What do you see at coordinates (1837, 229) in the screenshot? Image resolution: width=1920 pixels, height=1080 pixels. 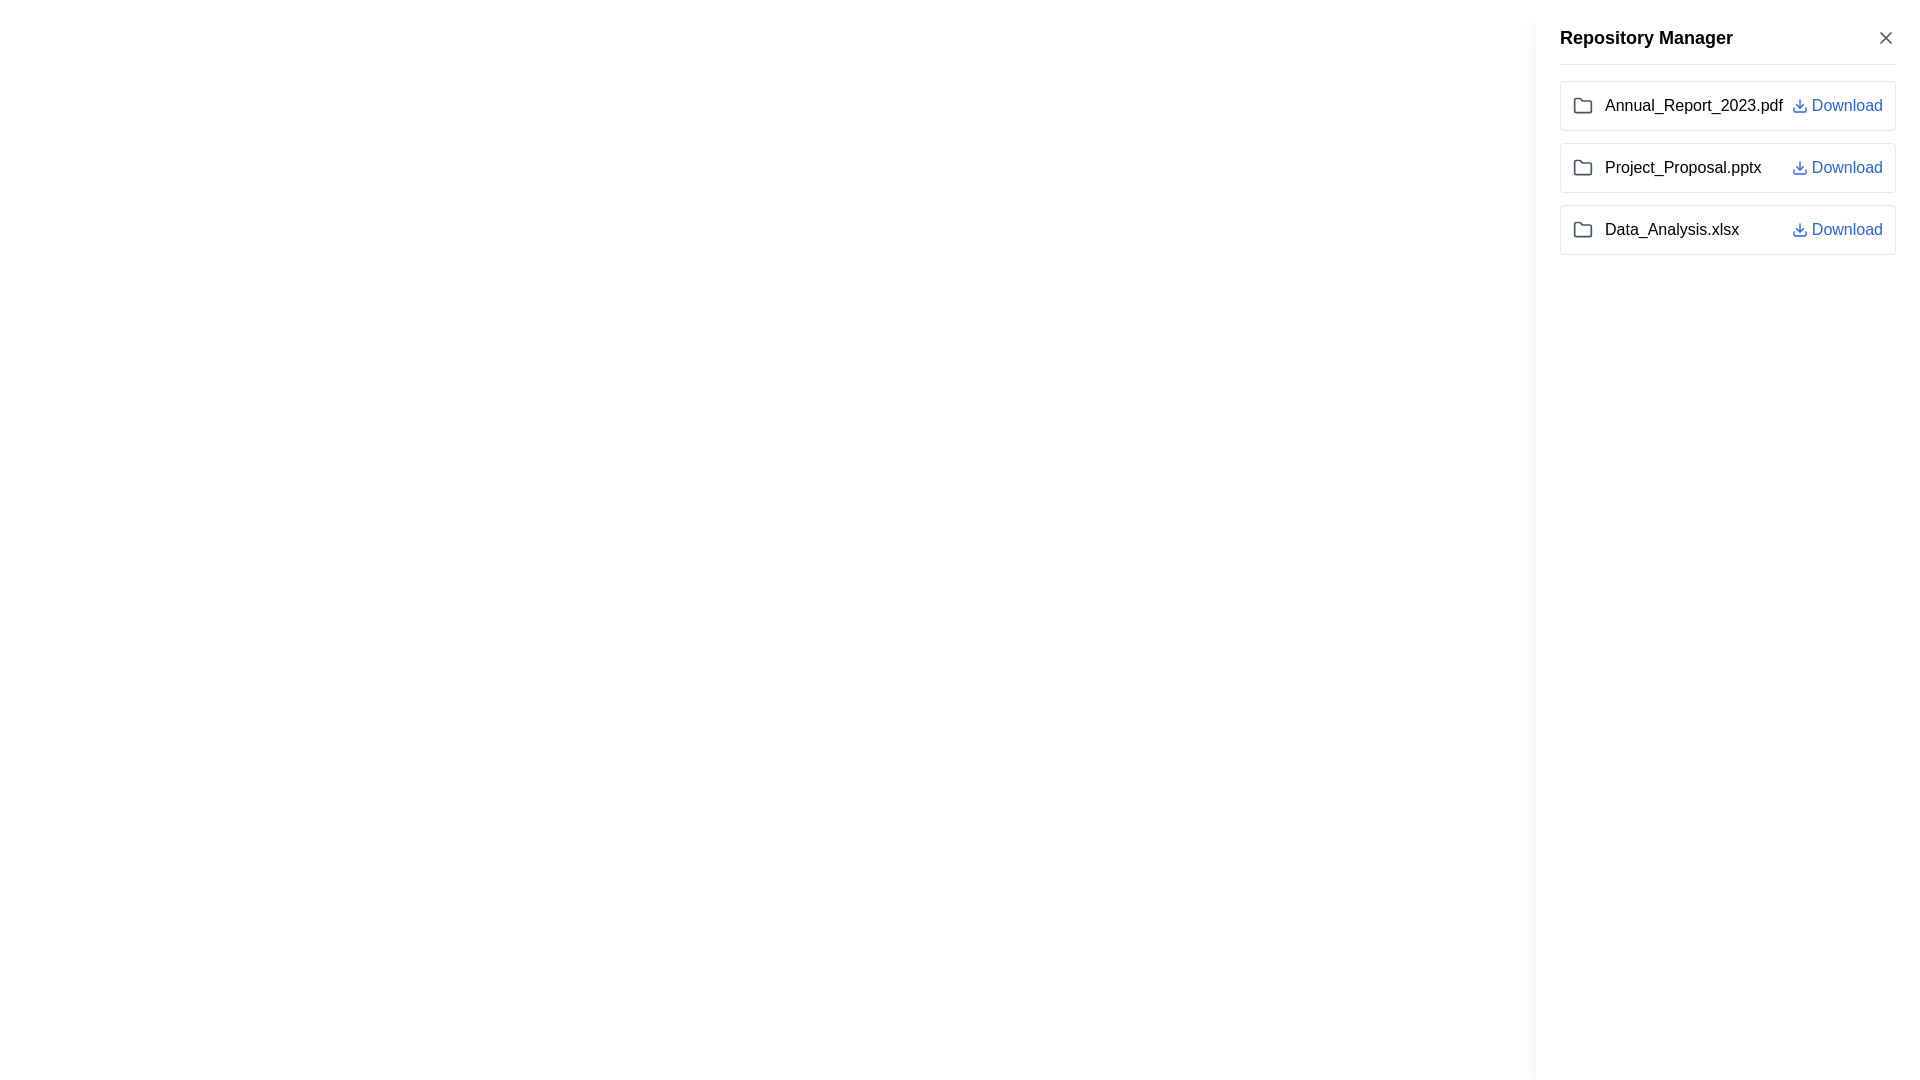 I see `the 'Download' button-like interactive link located to the right of the 'Data_Analysis.xlsx' label in the 'Repository Manager' section to initiate the file download` at bounding box center [1837, 229].